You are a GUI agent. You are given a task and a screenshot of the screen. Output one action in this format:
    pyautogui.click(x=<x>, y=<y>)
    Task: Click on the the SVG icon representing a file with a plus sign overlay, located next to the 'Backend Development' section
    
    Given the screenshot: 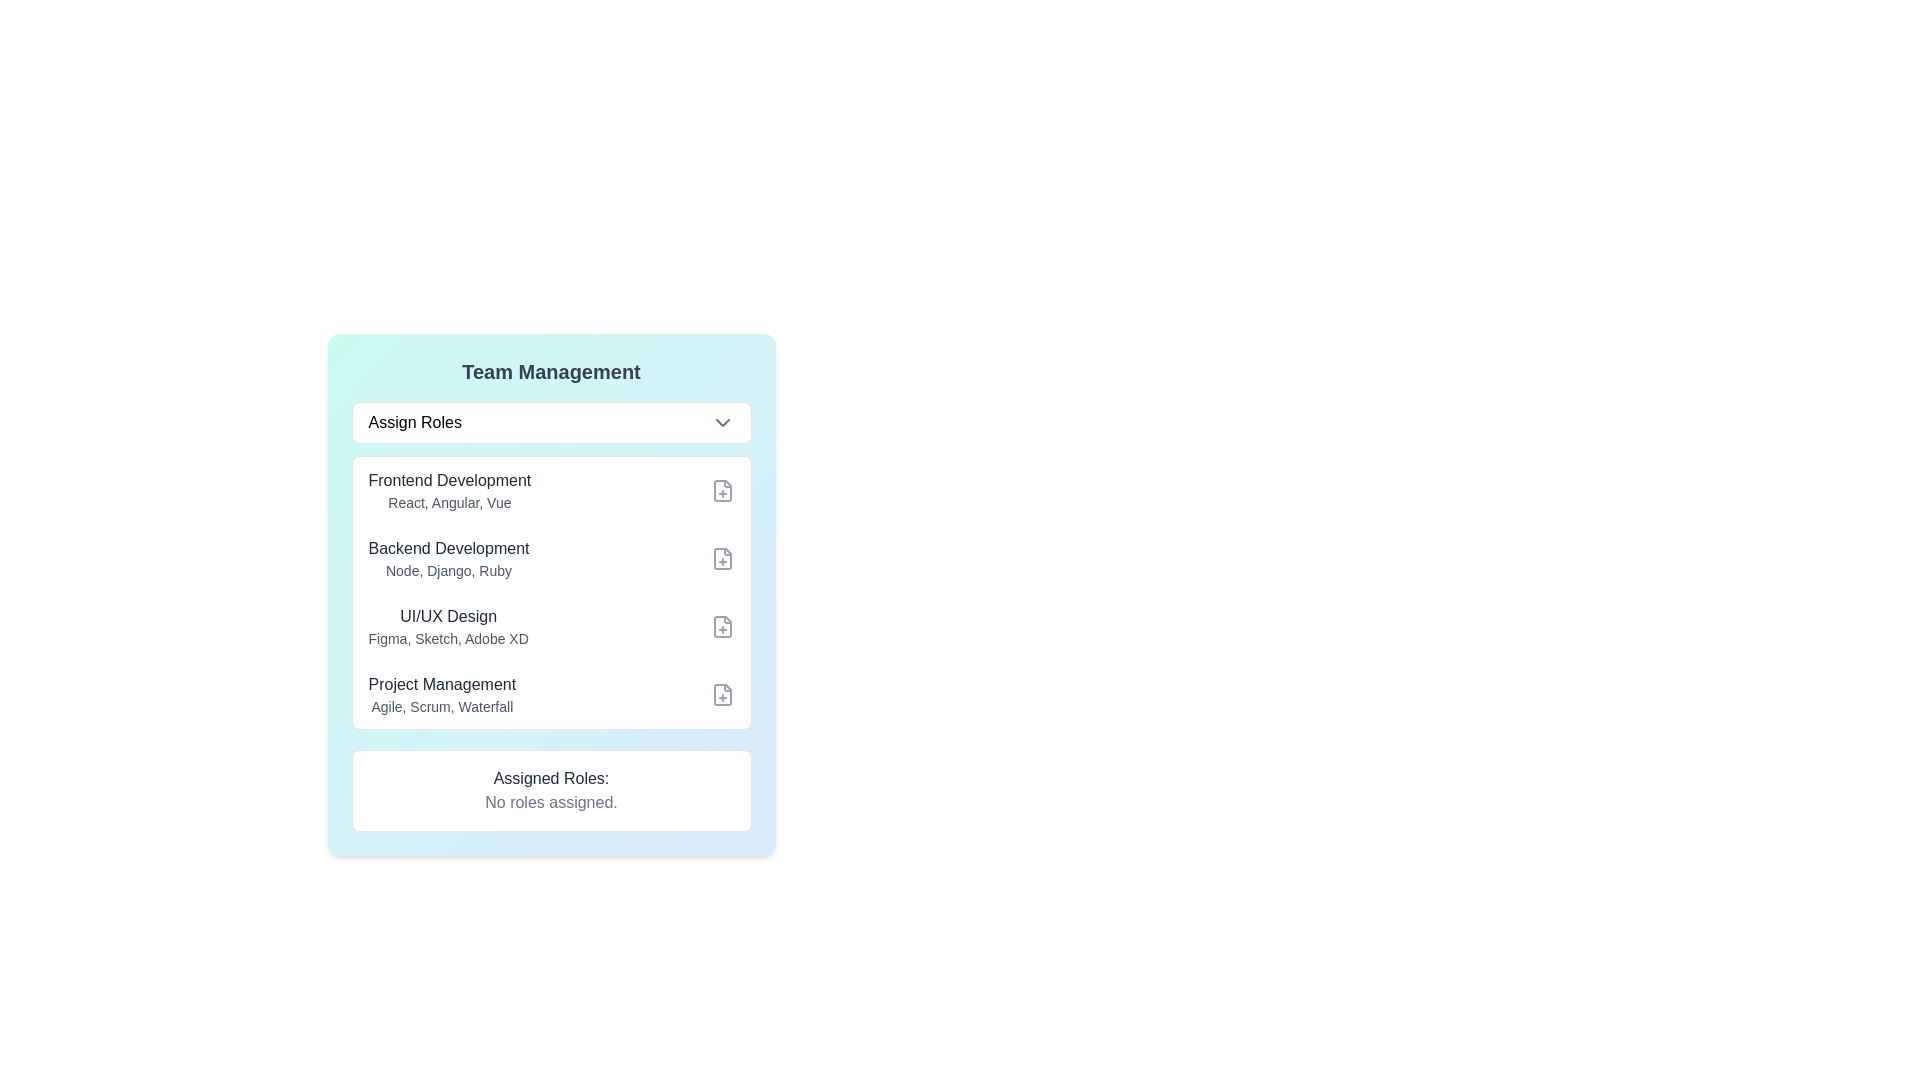 What is the action you would take?
    pyautogui.click(x=721, y=559)
    